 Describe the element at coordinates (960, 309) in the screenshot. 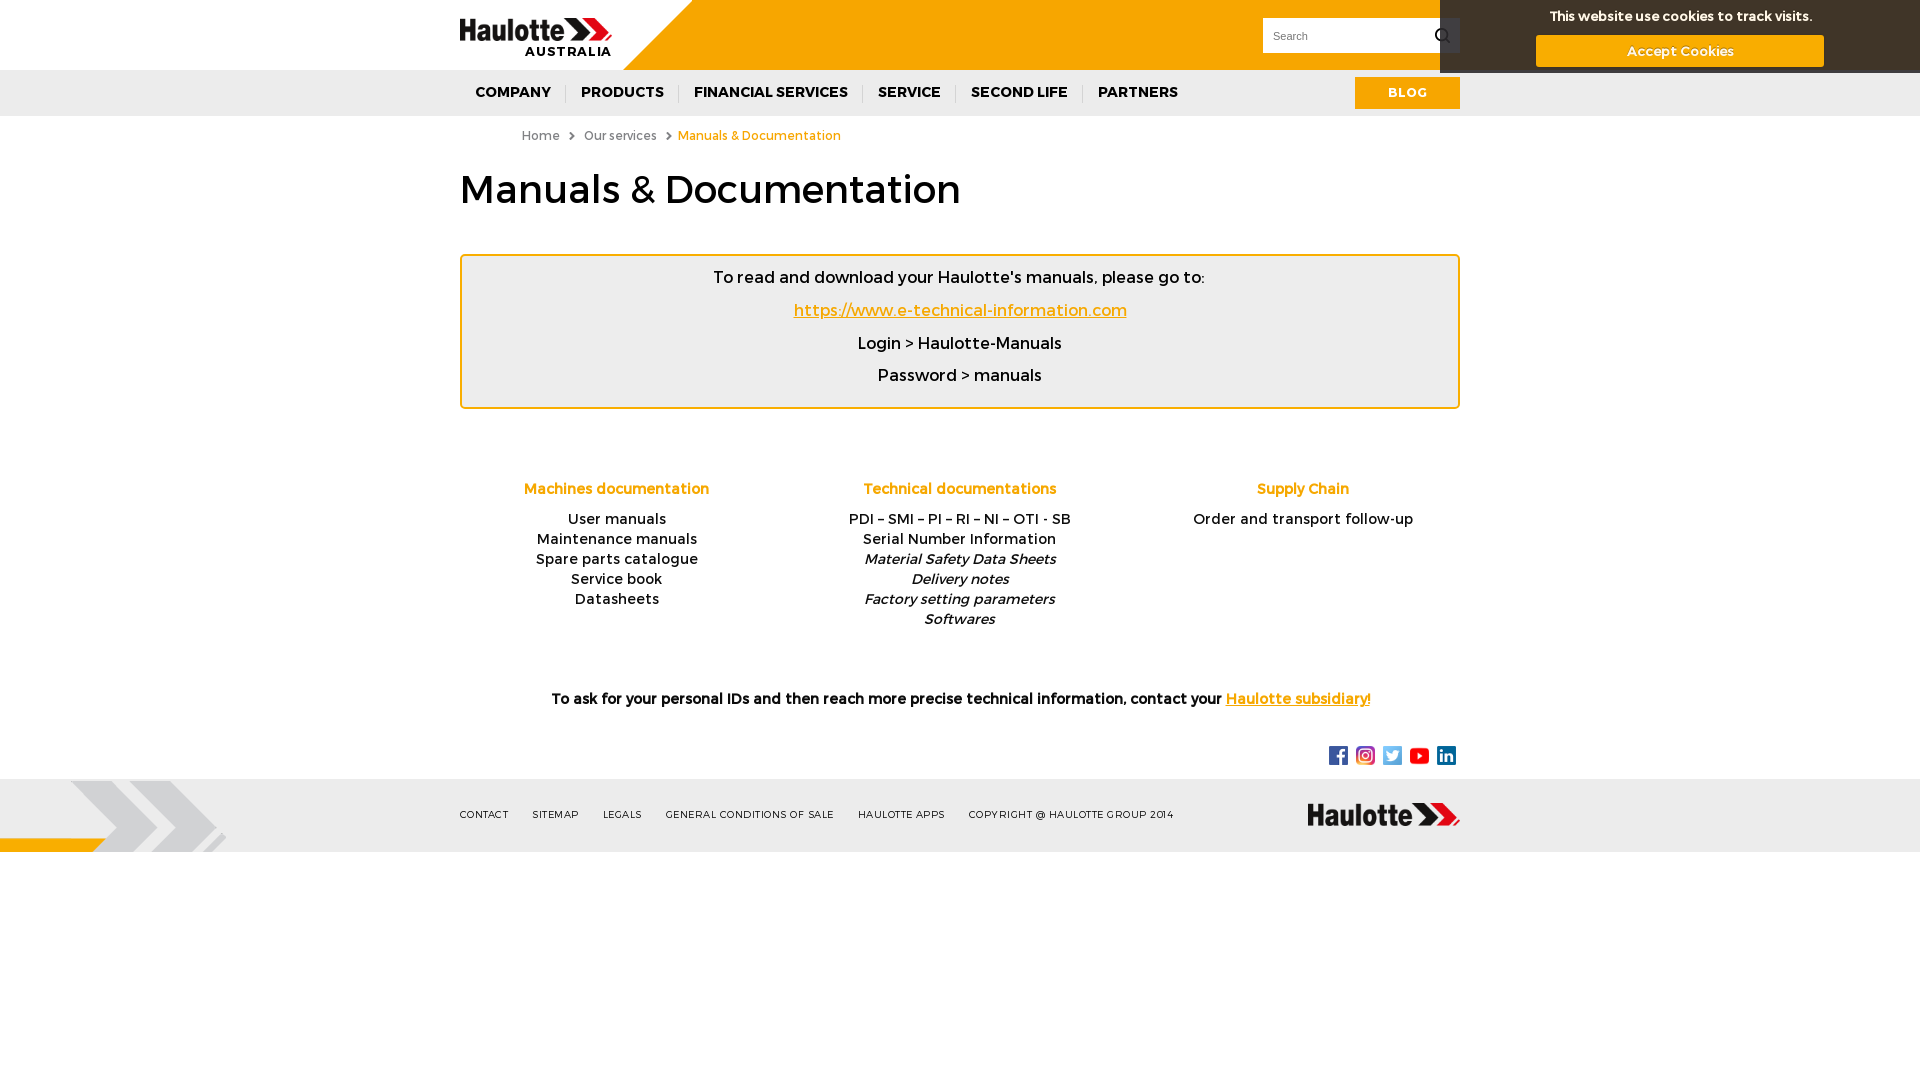

I see `'https://www.e-technical-information.com'` at that location.